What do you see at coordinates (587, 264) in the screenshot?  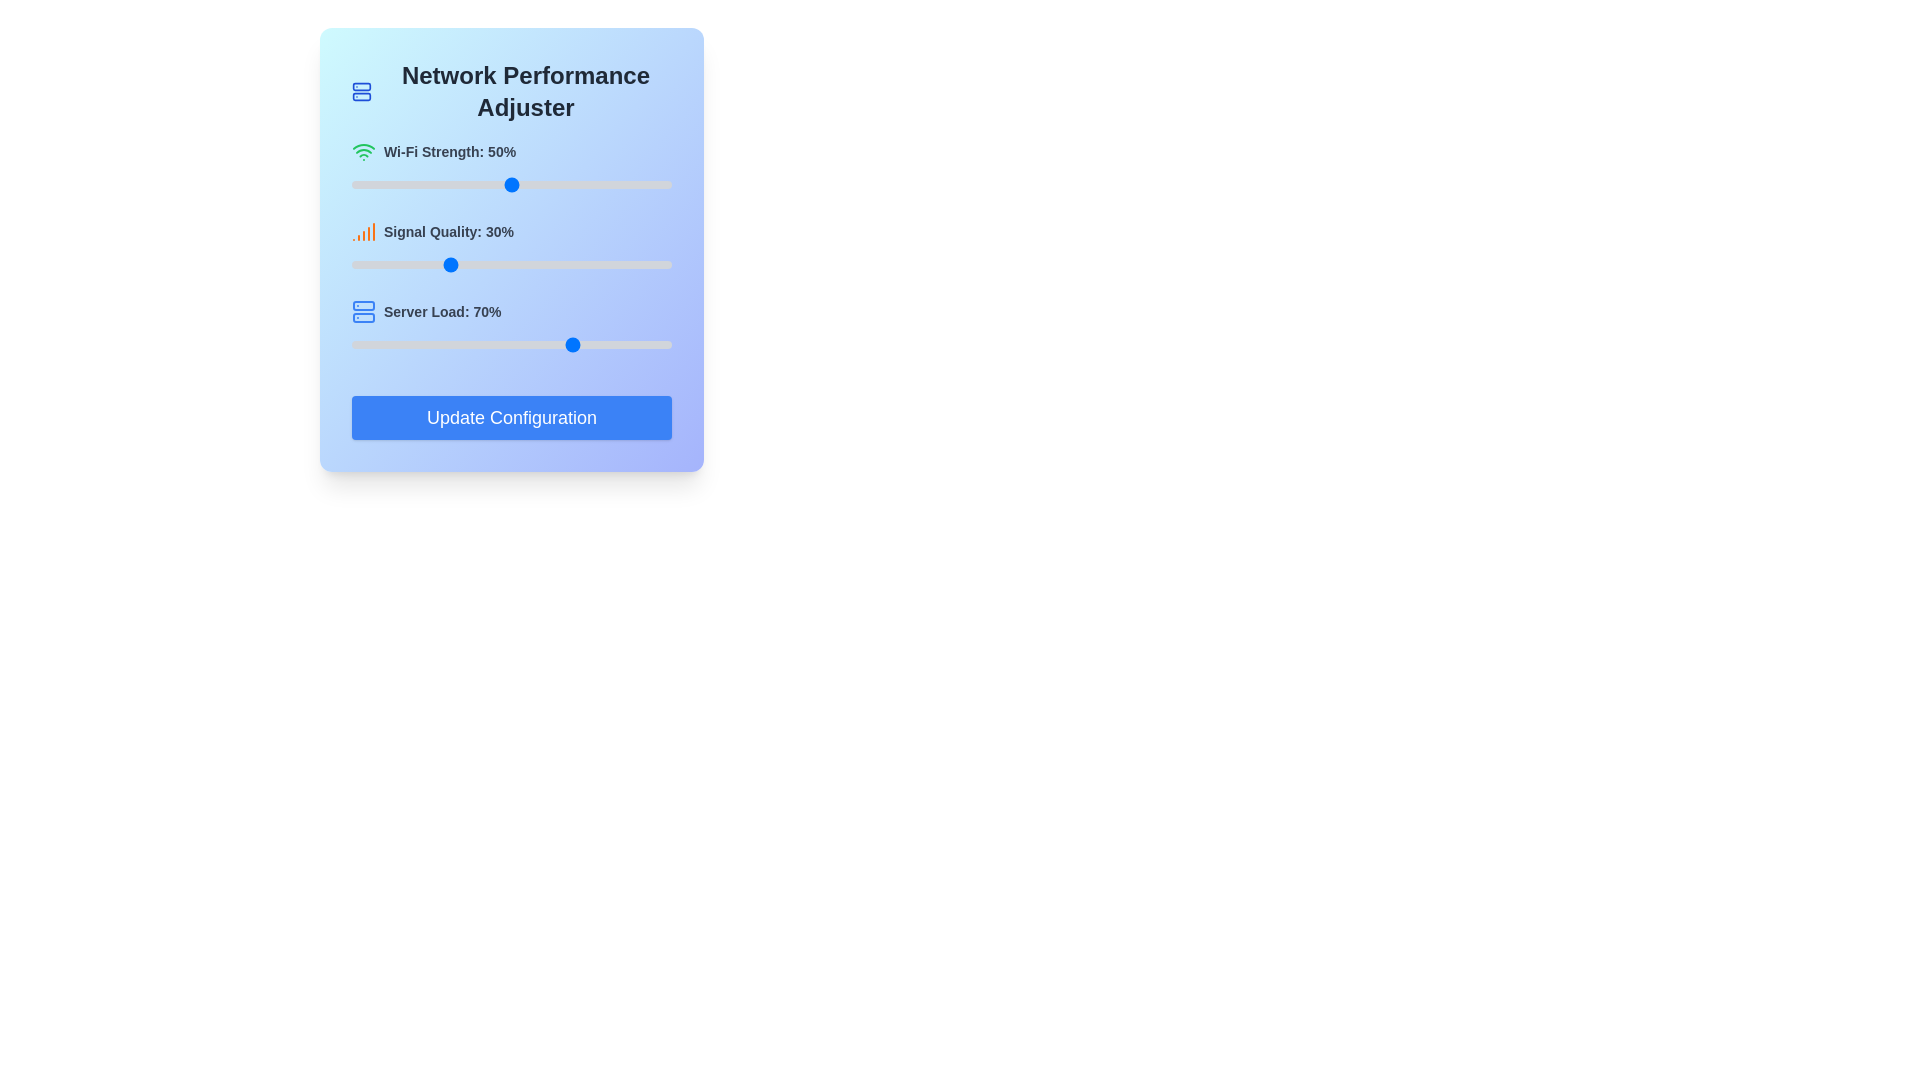 I see `the signal quality` at bounding box center [587, 264].